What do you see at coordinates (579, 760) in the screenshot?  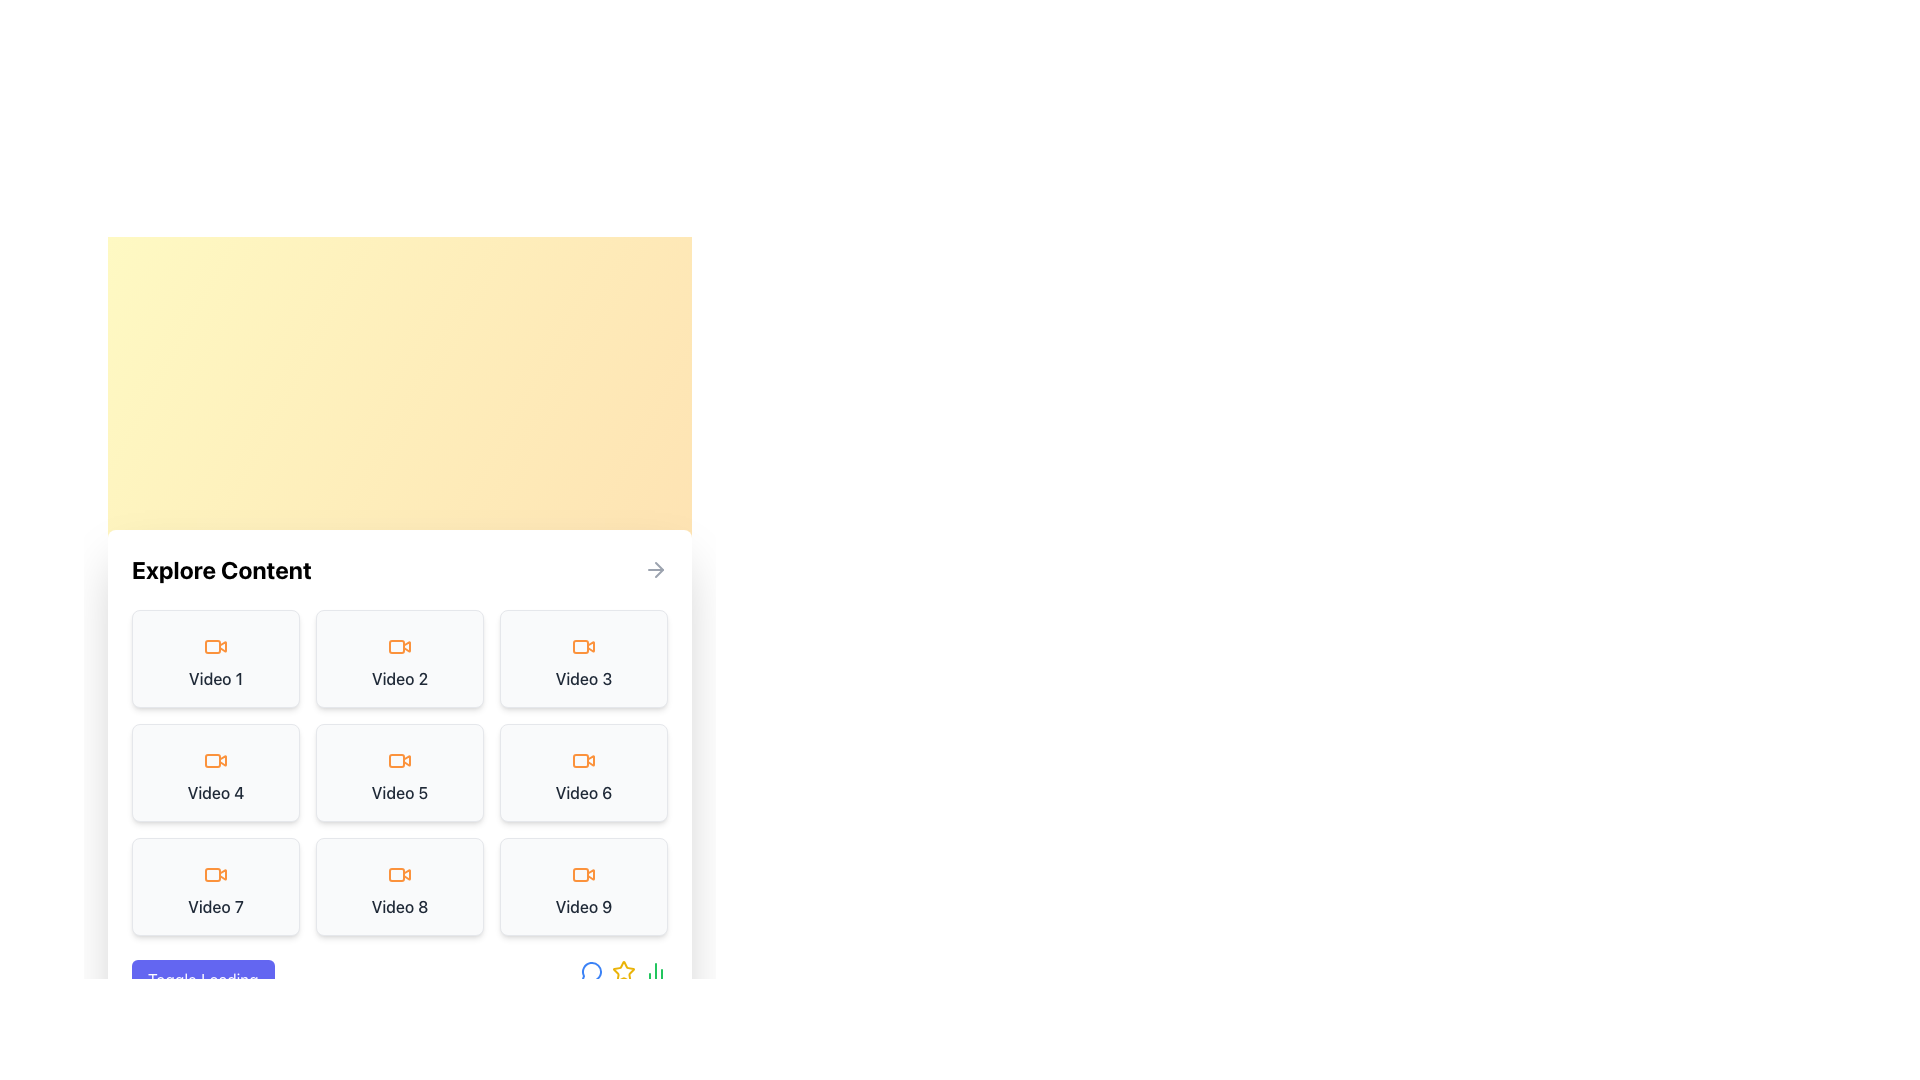 I see `the icon representing a video item in the grid, located at the sixth position in a three-by-three grid layout, specifically in the second row and third column` at bounding box center [579, 760].